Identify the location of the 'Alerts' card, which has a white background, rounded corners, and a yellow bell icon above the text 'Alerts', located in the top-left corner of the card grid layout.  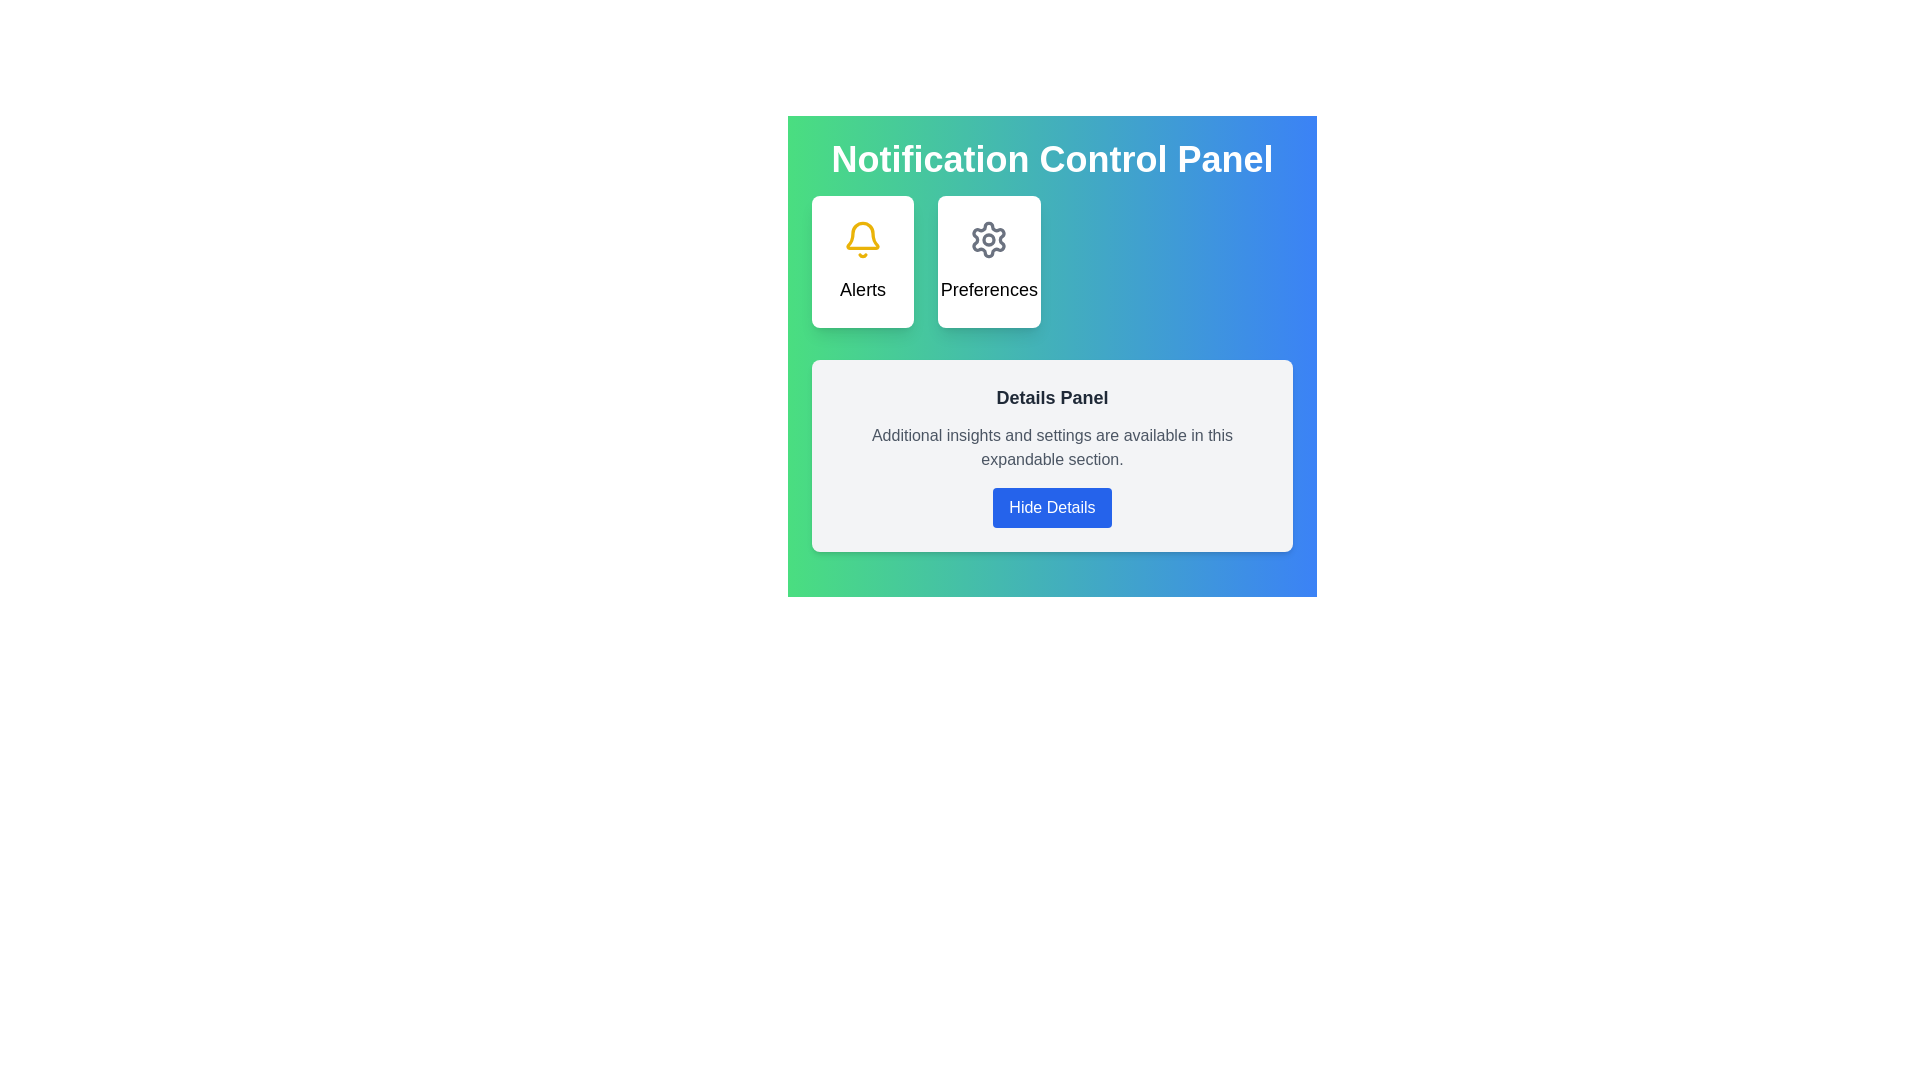
(863, 261).